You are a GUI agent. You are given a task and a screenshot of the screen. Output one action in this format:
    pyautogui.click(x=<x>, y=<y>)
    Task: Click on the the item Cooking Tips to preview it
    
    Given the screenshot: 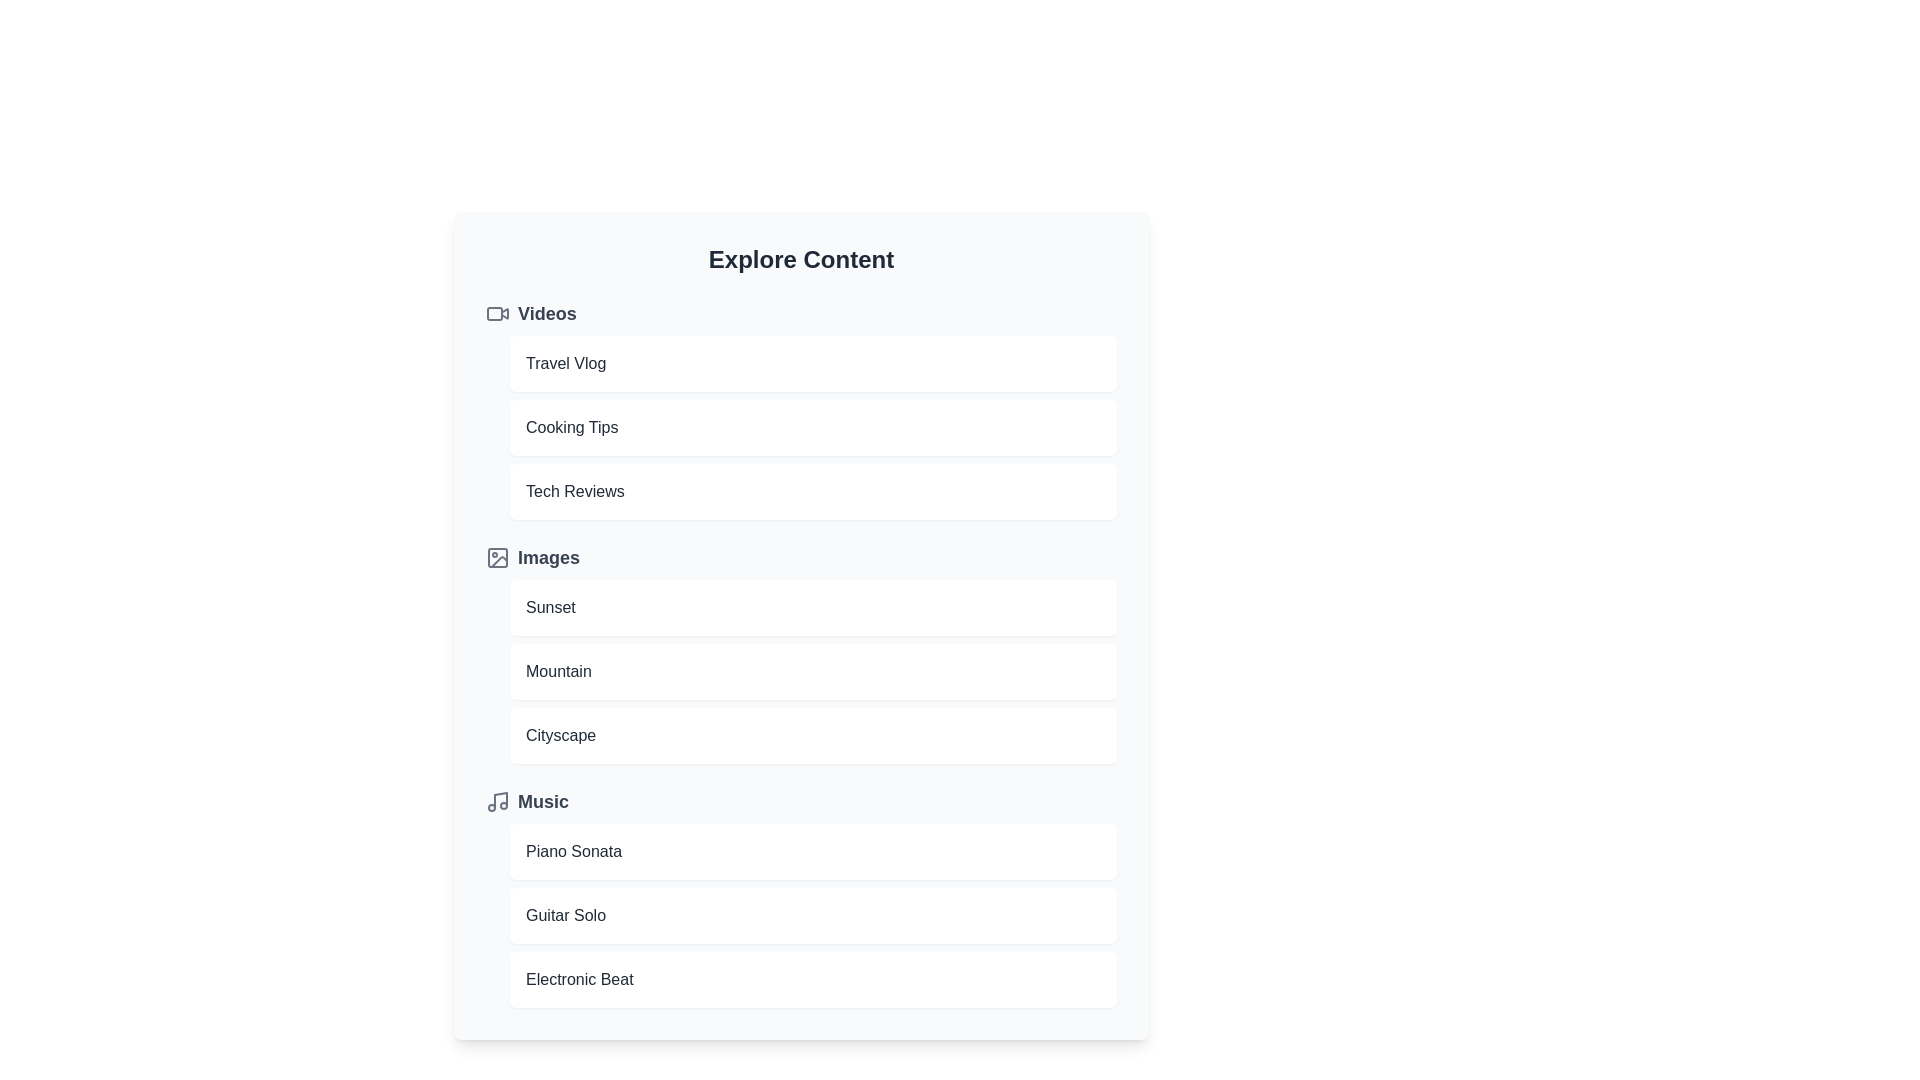 What is the action you would take?
    pyautogui.click(x=813, y=427)
    